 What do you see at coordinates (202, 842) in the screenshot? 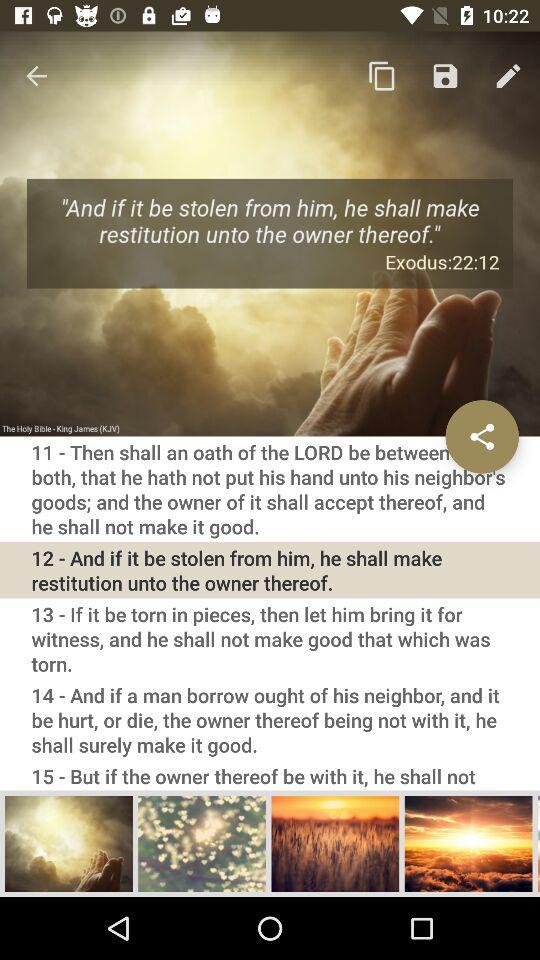
I see `peace of mind` at bounding box center [202, 842].